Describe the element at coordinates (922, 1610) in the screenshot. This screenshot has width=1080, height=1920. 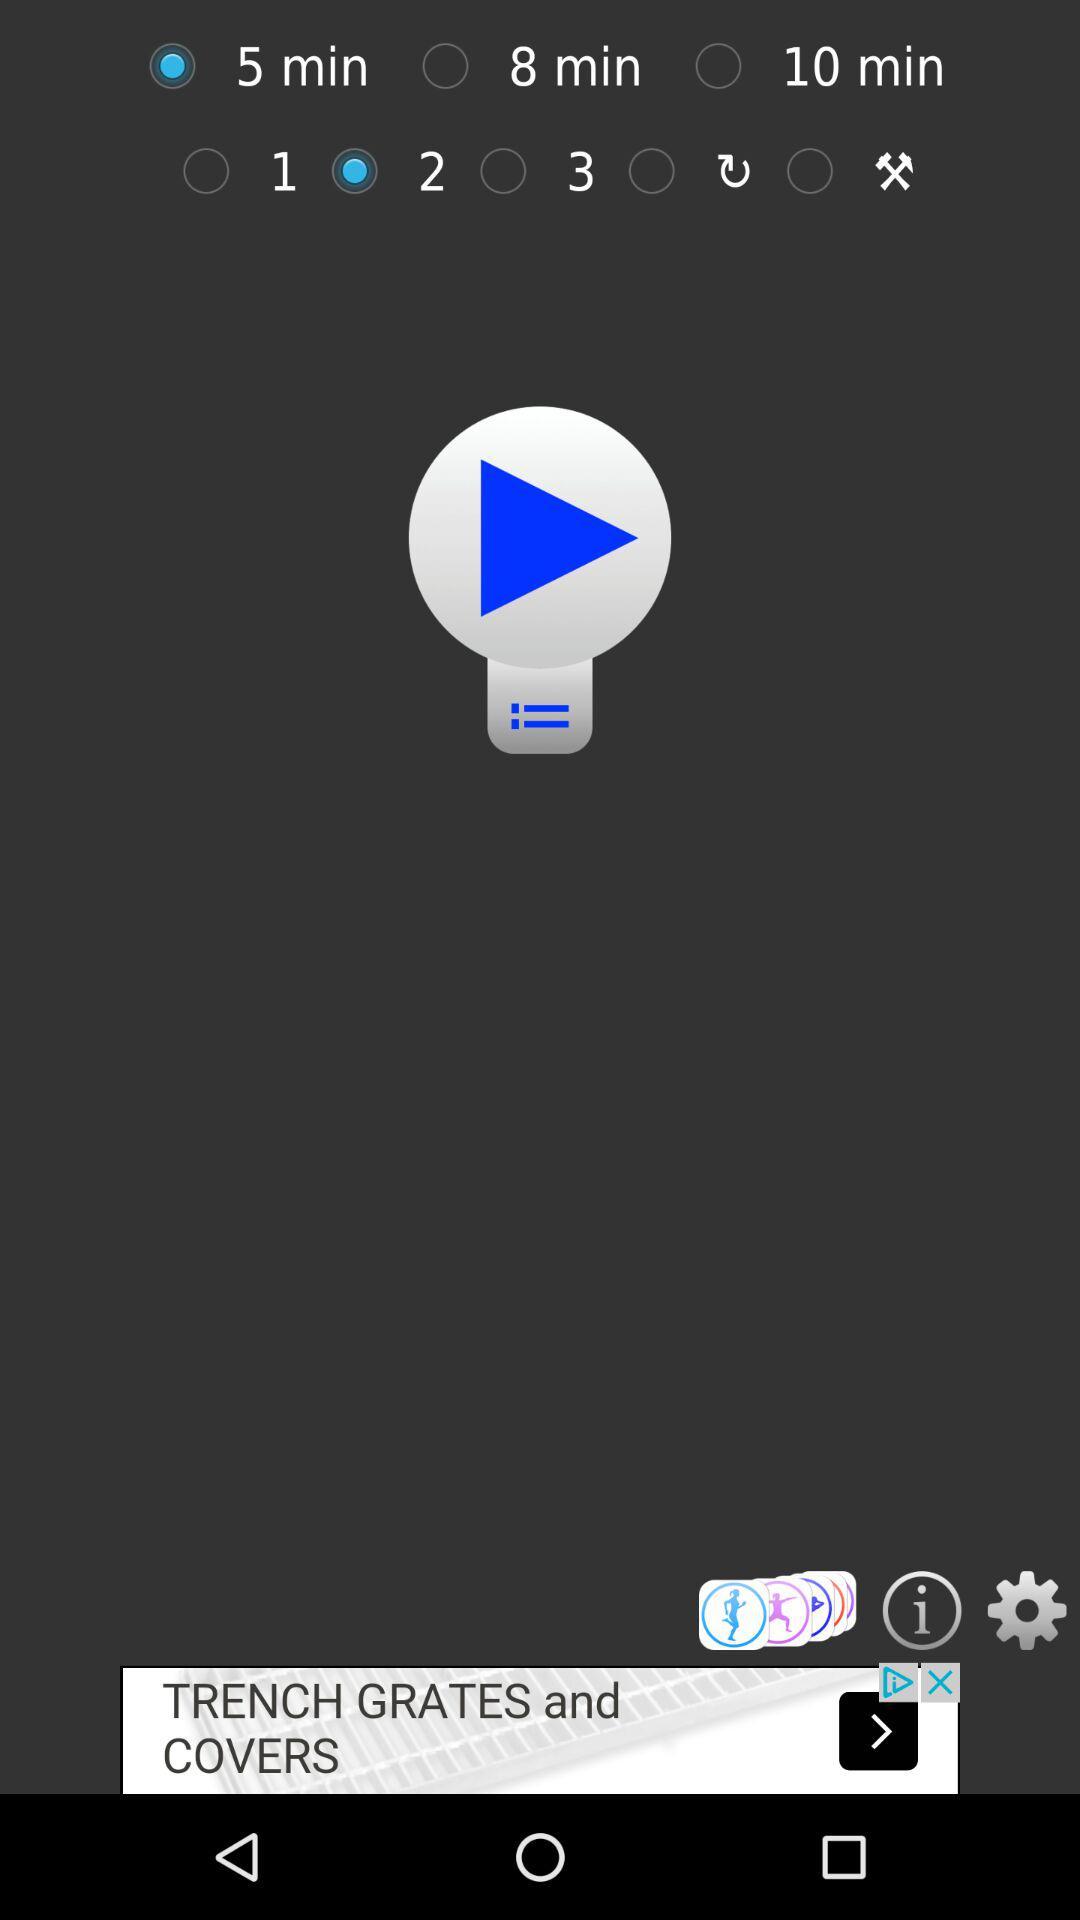
I see `get more information` at that location.